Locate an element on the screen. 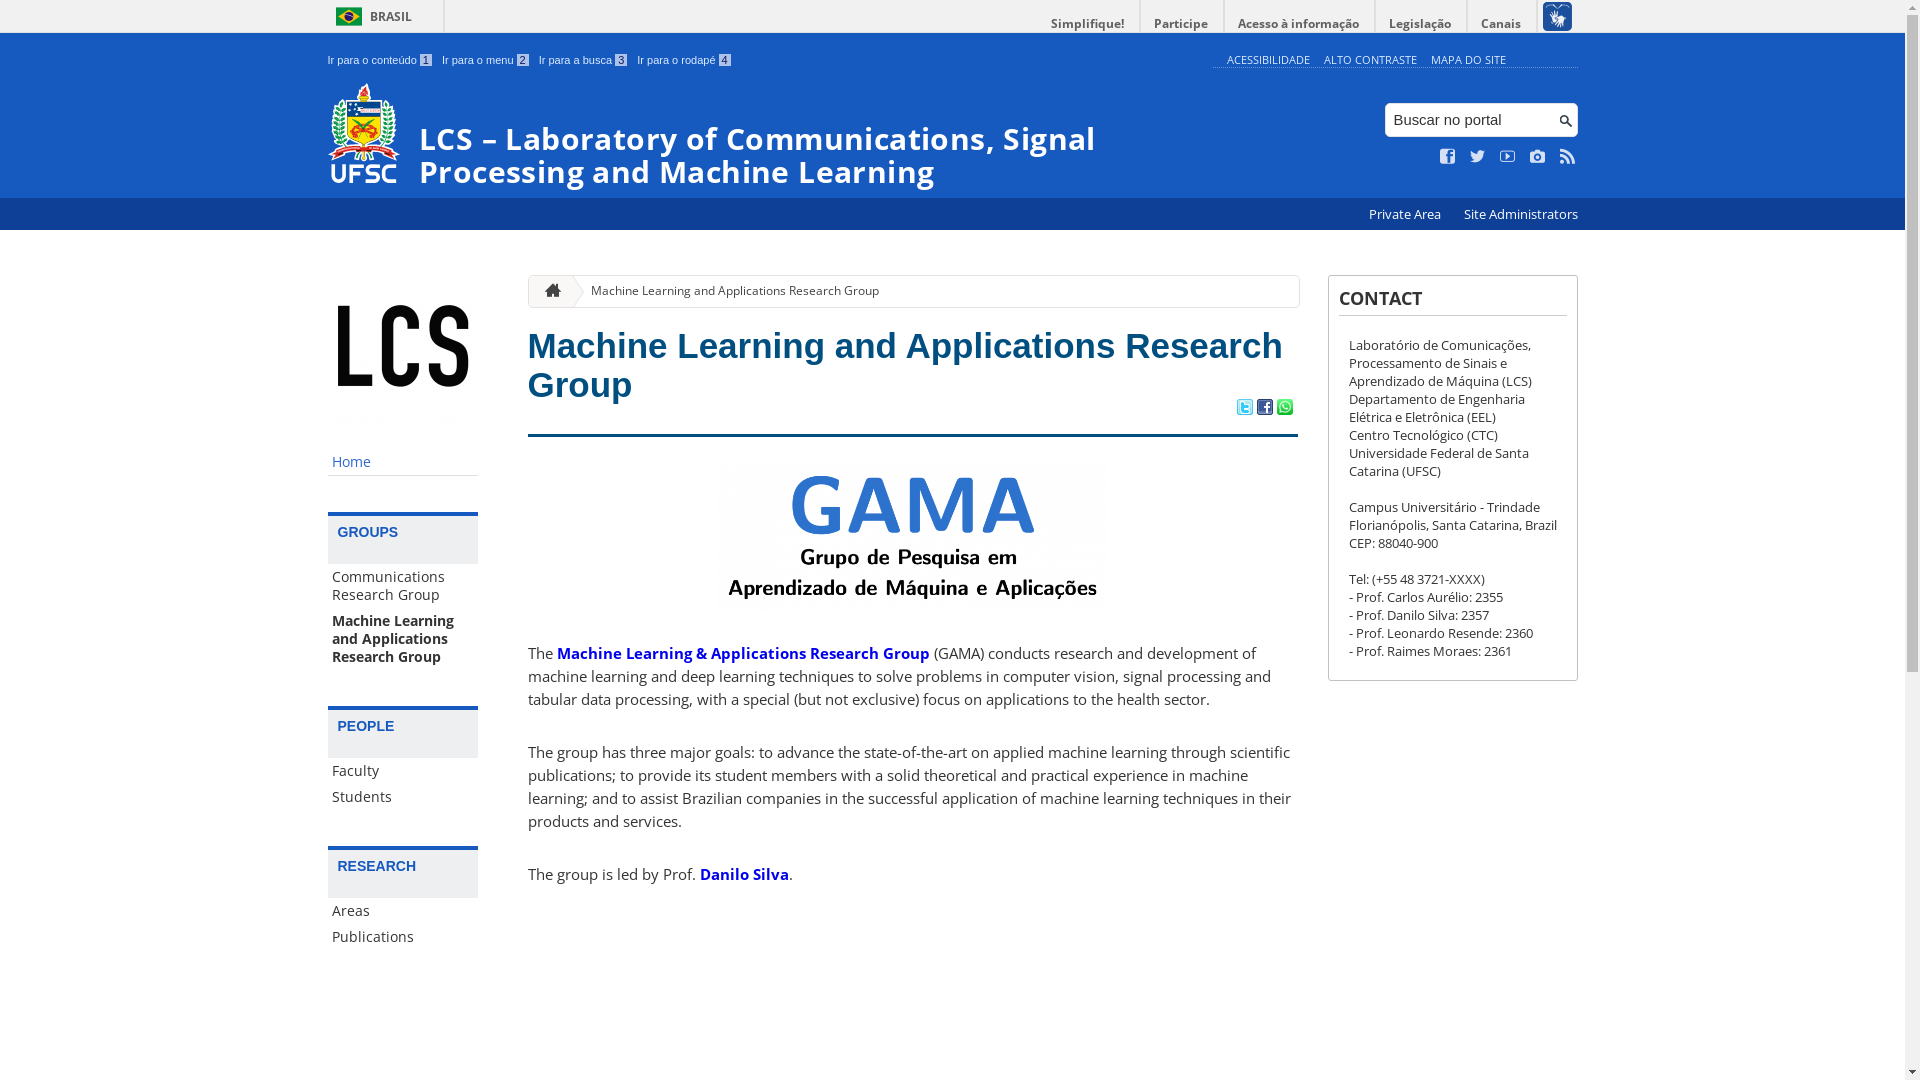 The width and height of the screenshot is (1920, 1080). 'Communications Research Group' is located at coordinates (402, 585).